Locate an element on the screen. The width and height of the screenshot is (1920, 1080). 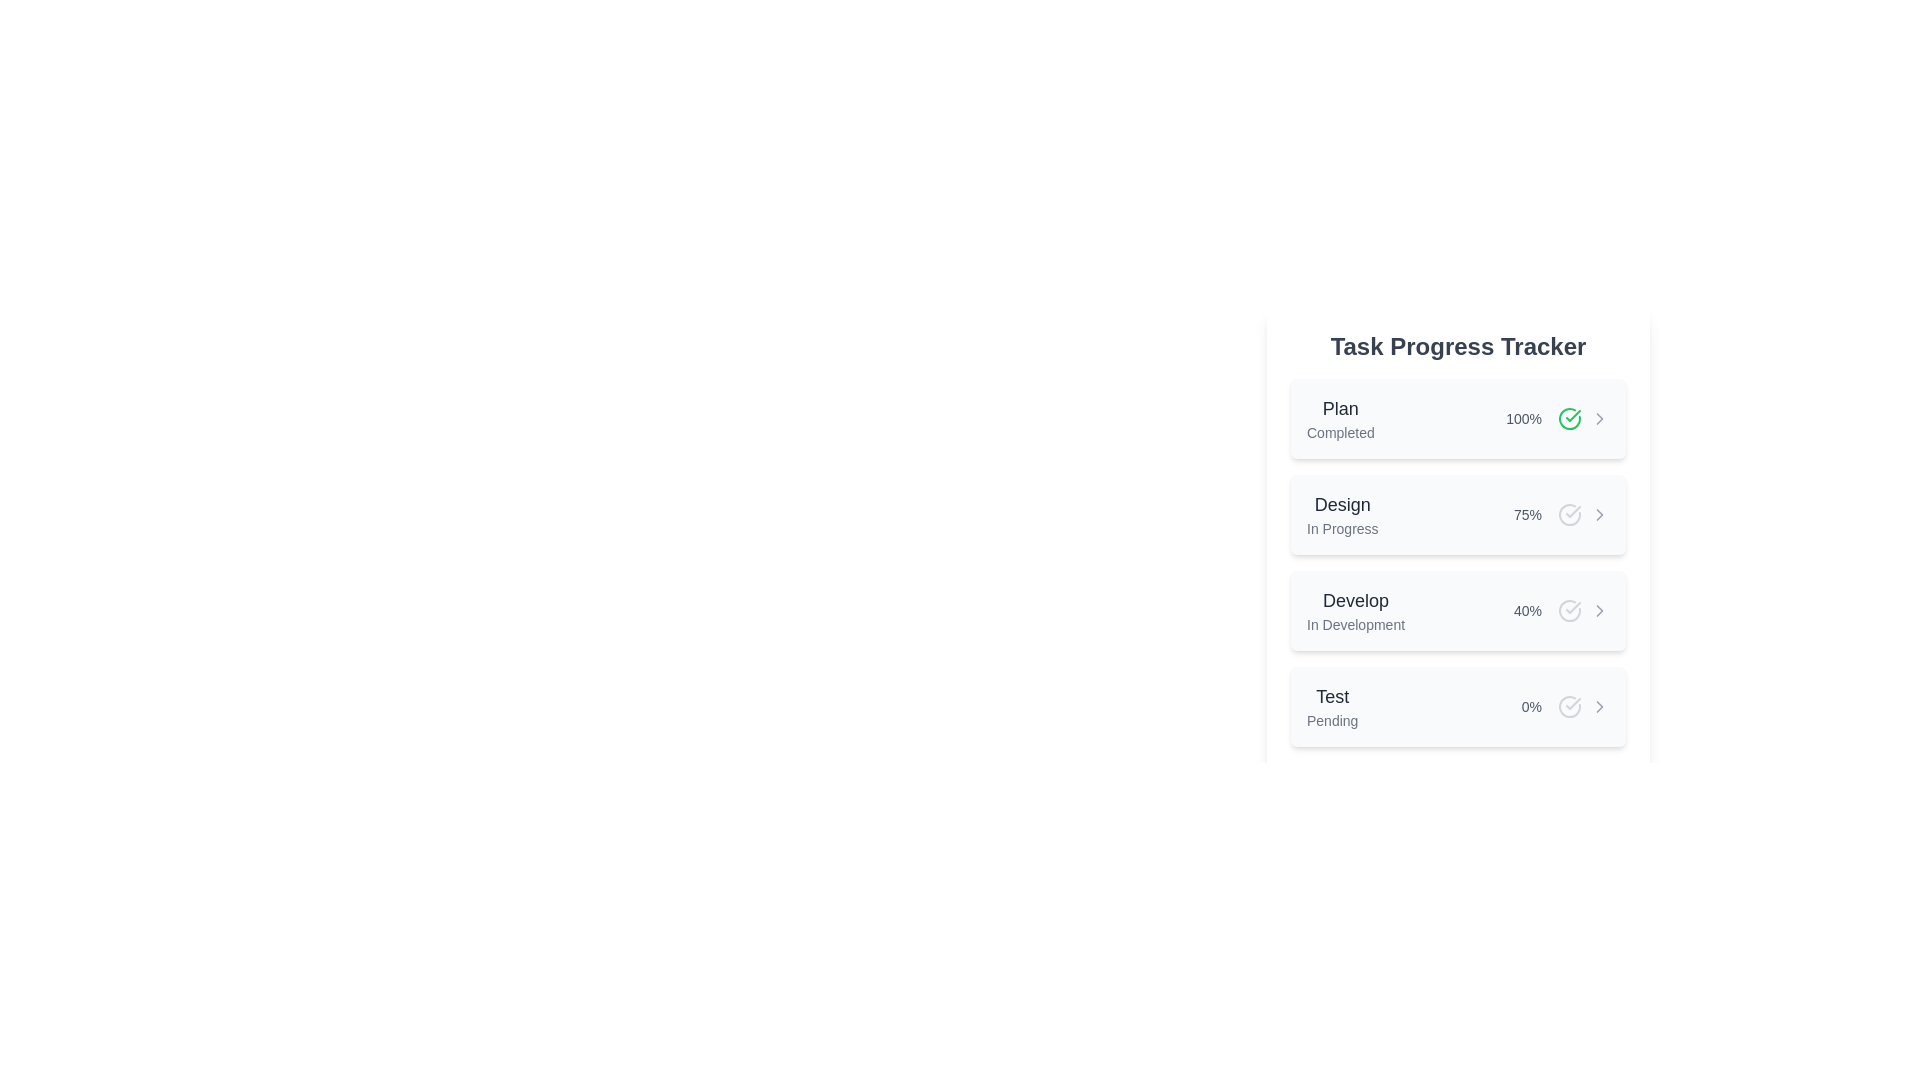
the status indicator text element located under the 'Design' label in the task progress tracker is located at coordinates (1342, 527).